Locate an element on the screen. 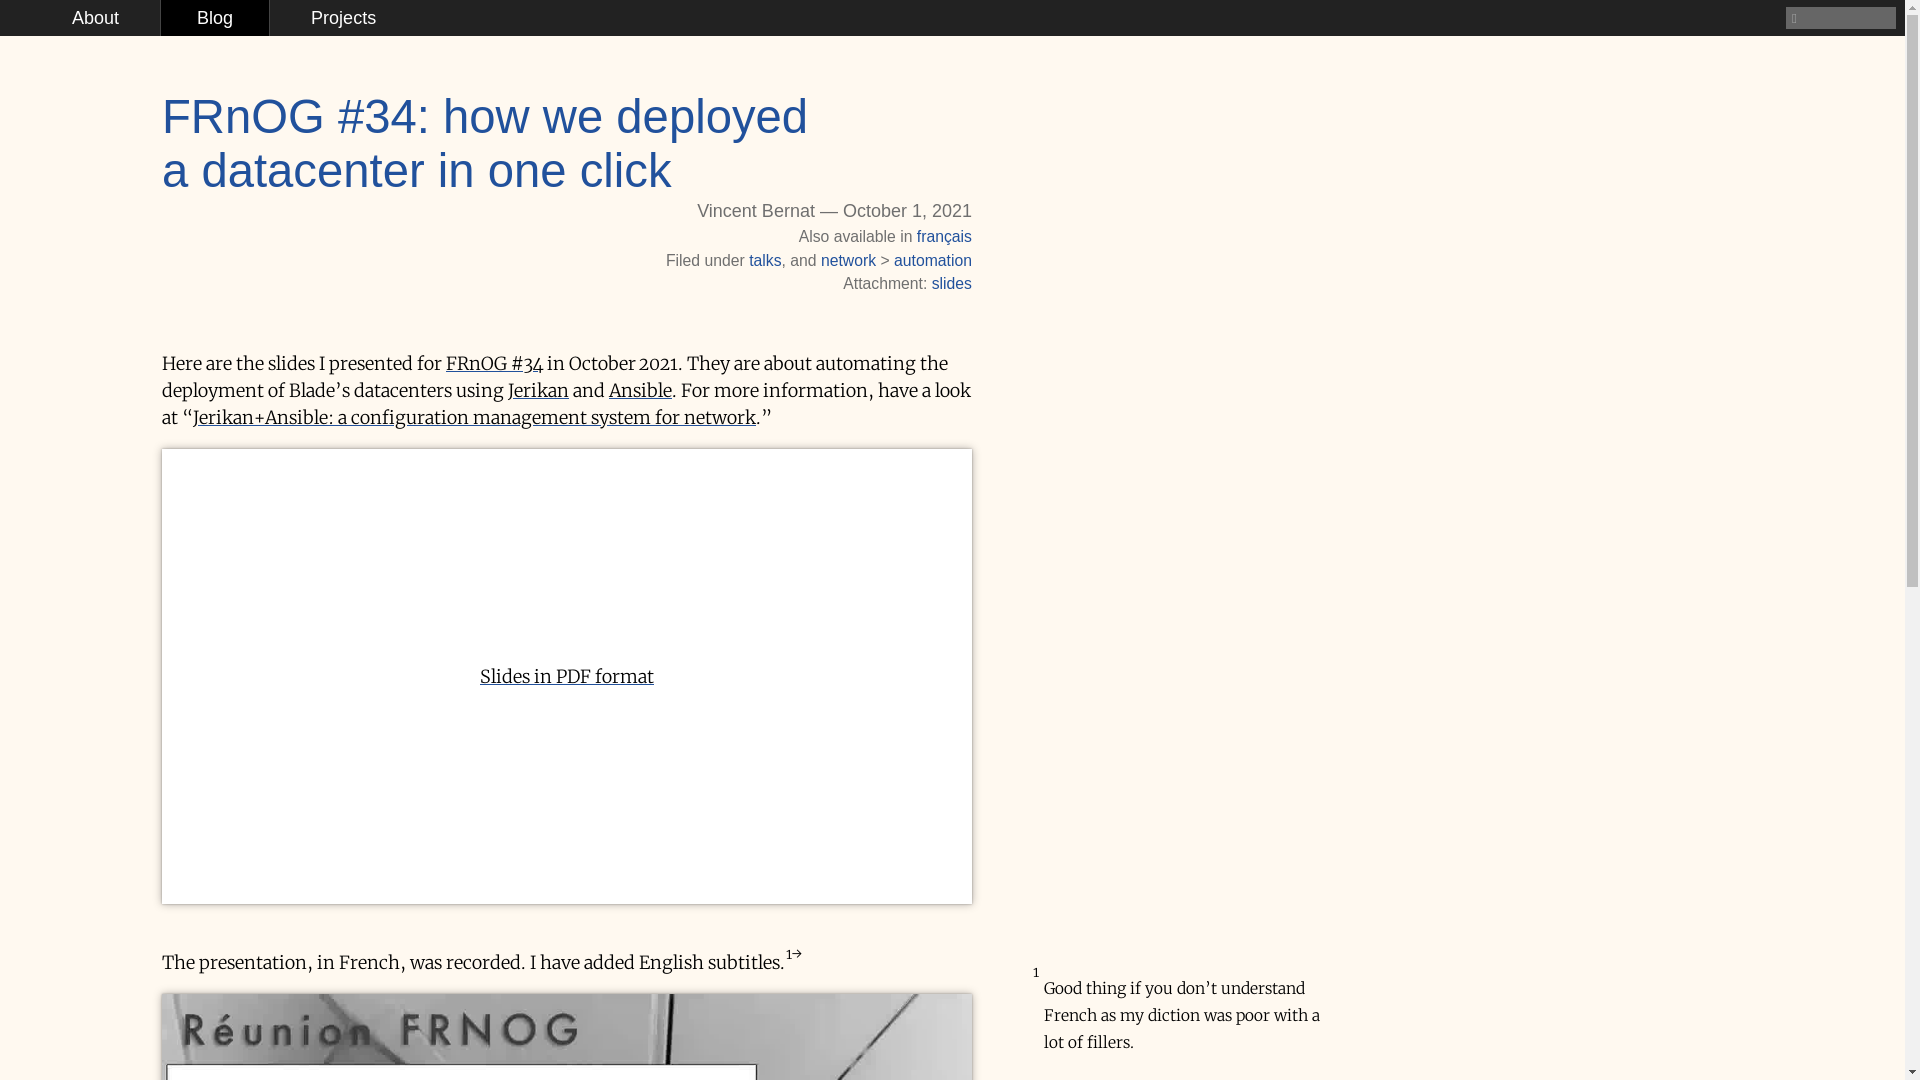 The height and width of the screenshot is (1080, 1920). 'Ansible' is located at coordinates (608, 390).